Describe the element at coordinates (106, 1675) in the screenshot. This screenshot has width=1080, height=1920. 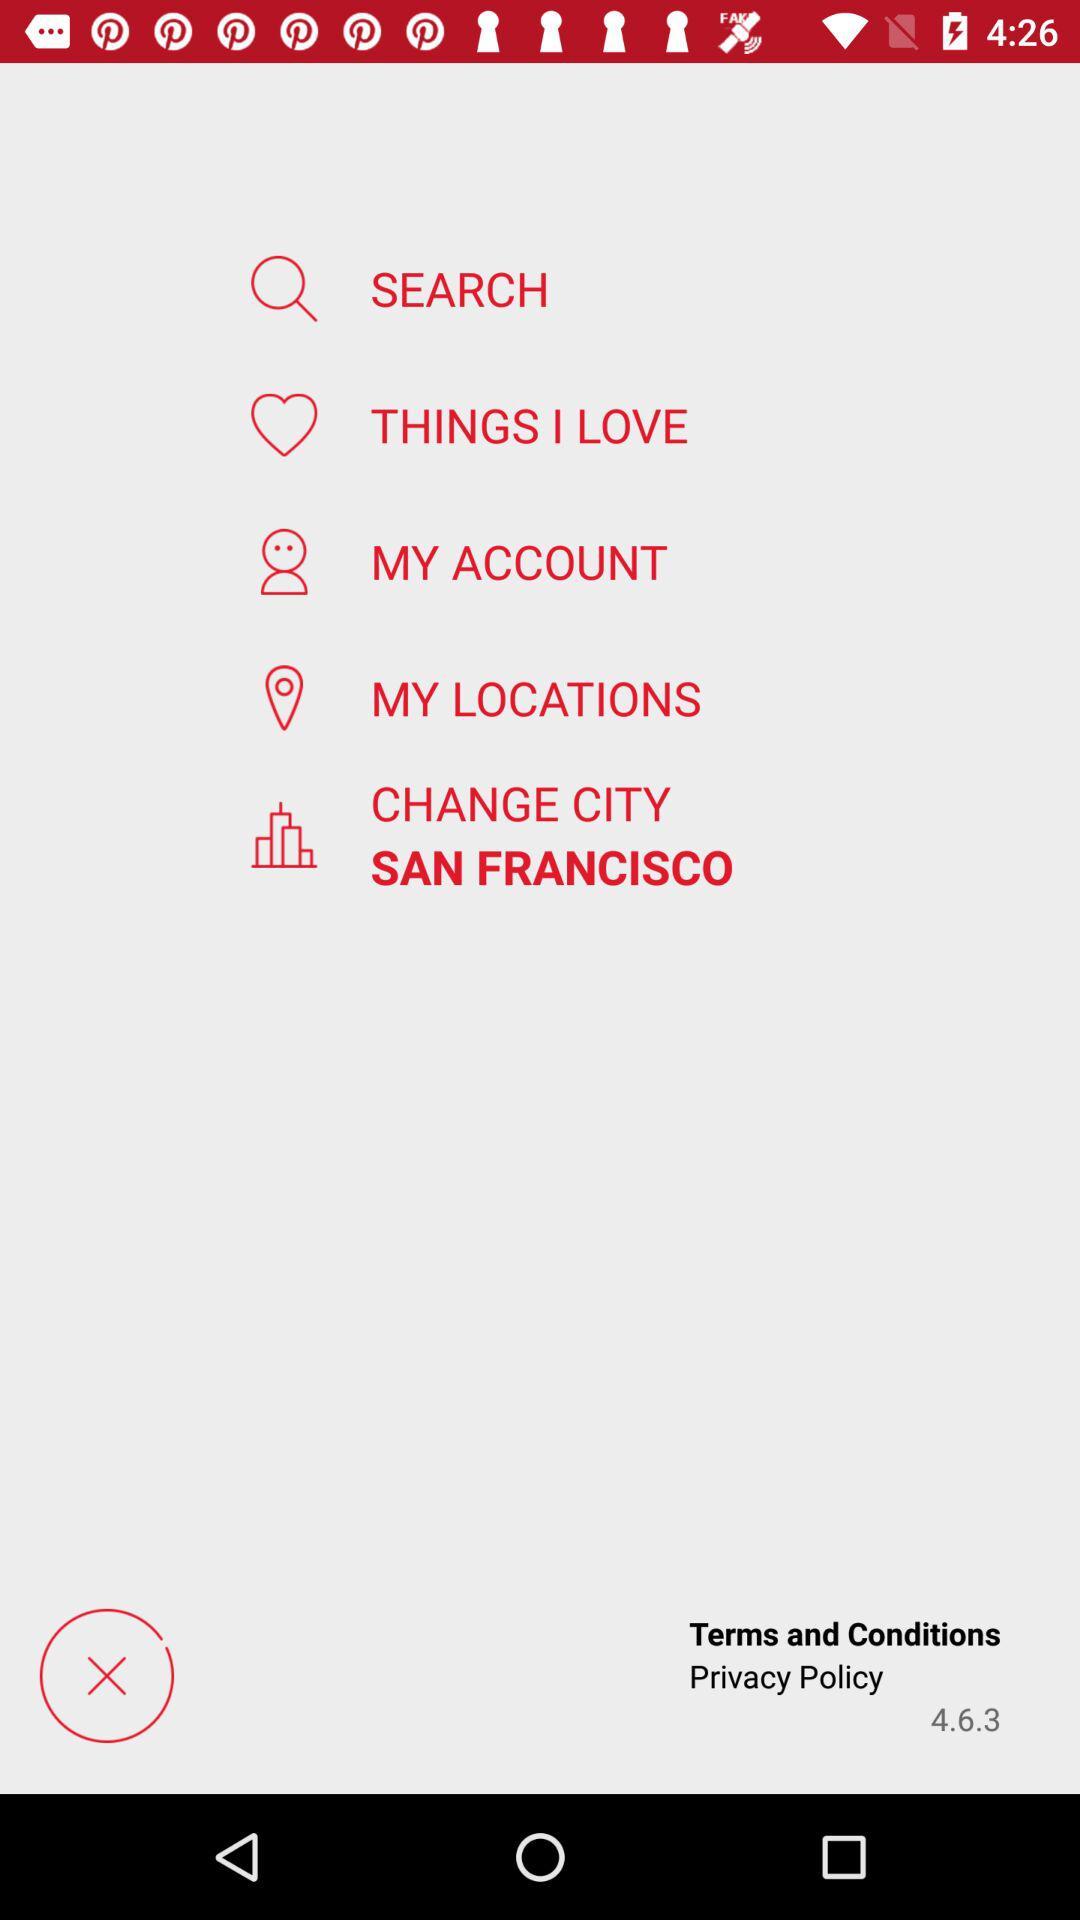
I see `menu` at that location.